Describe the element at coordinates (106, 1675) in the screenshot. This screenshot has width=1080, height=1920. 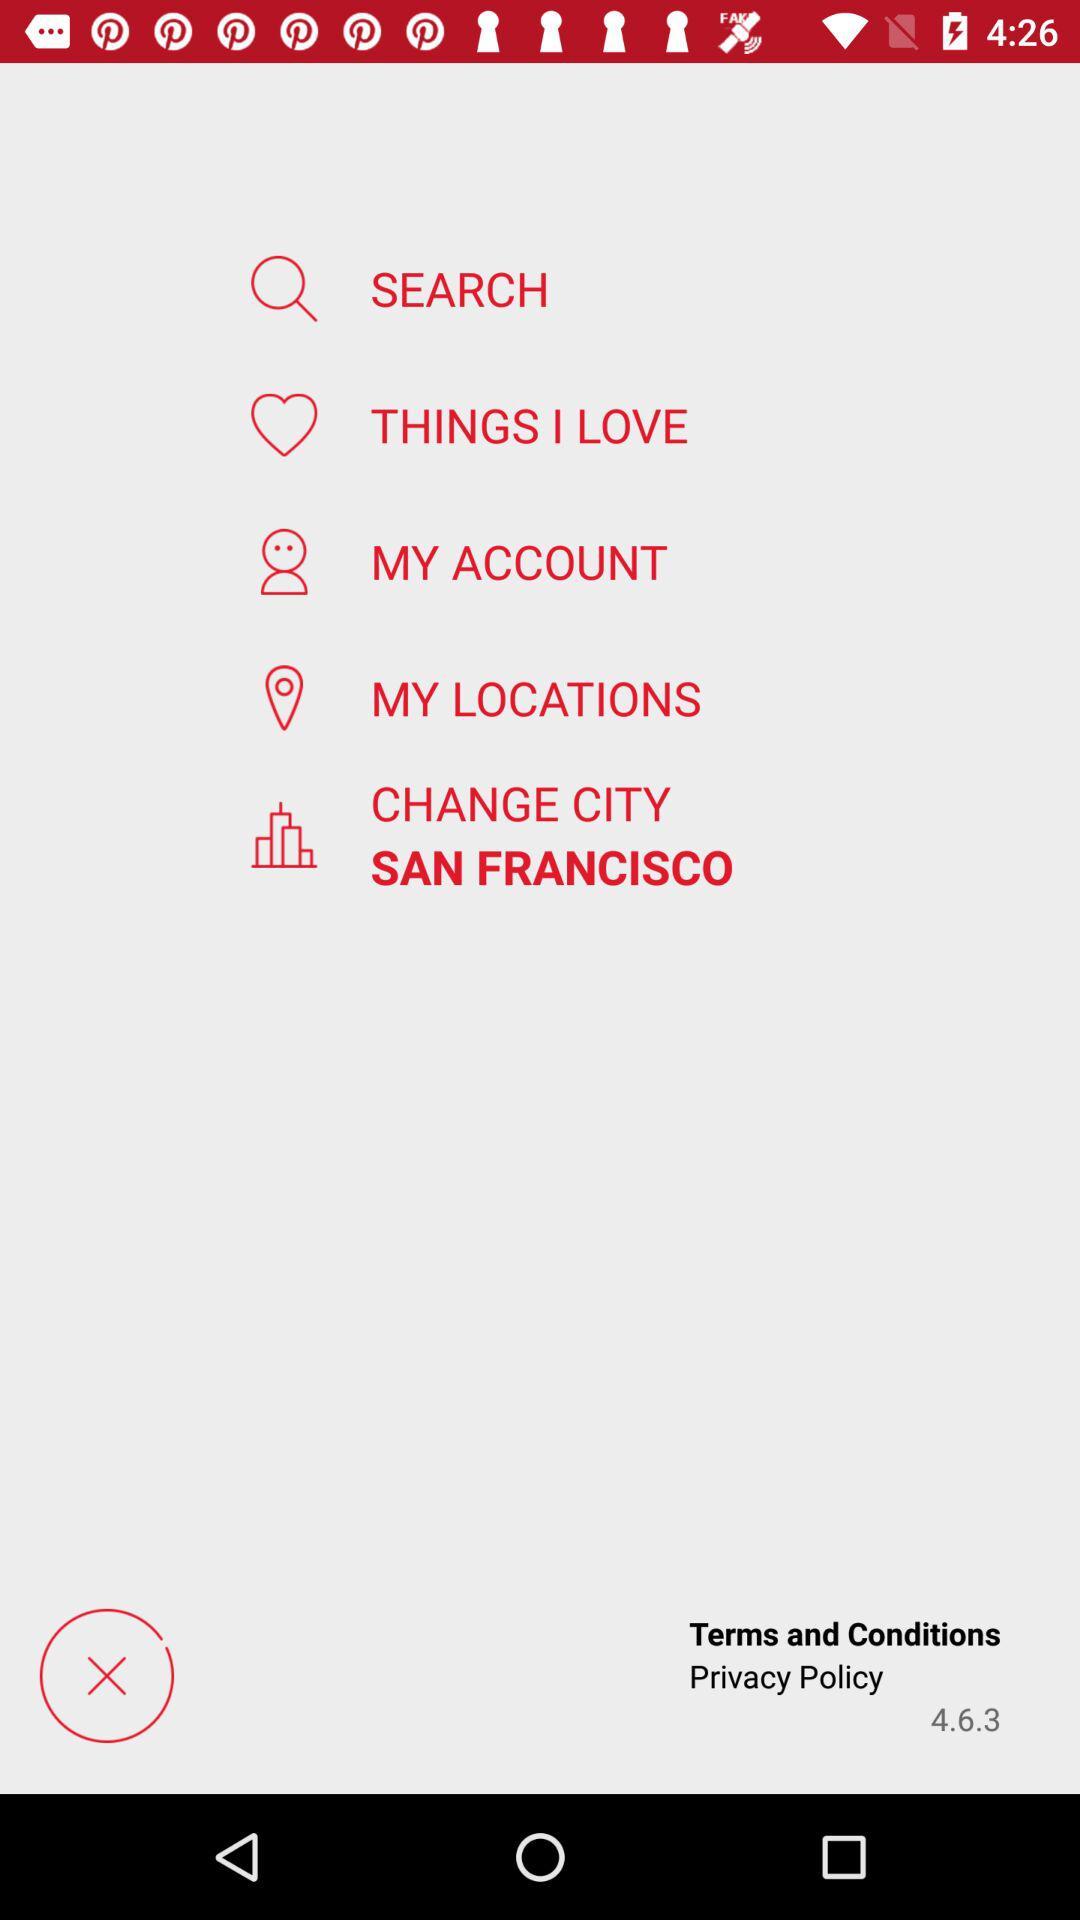
I see `menu` at that location.